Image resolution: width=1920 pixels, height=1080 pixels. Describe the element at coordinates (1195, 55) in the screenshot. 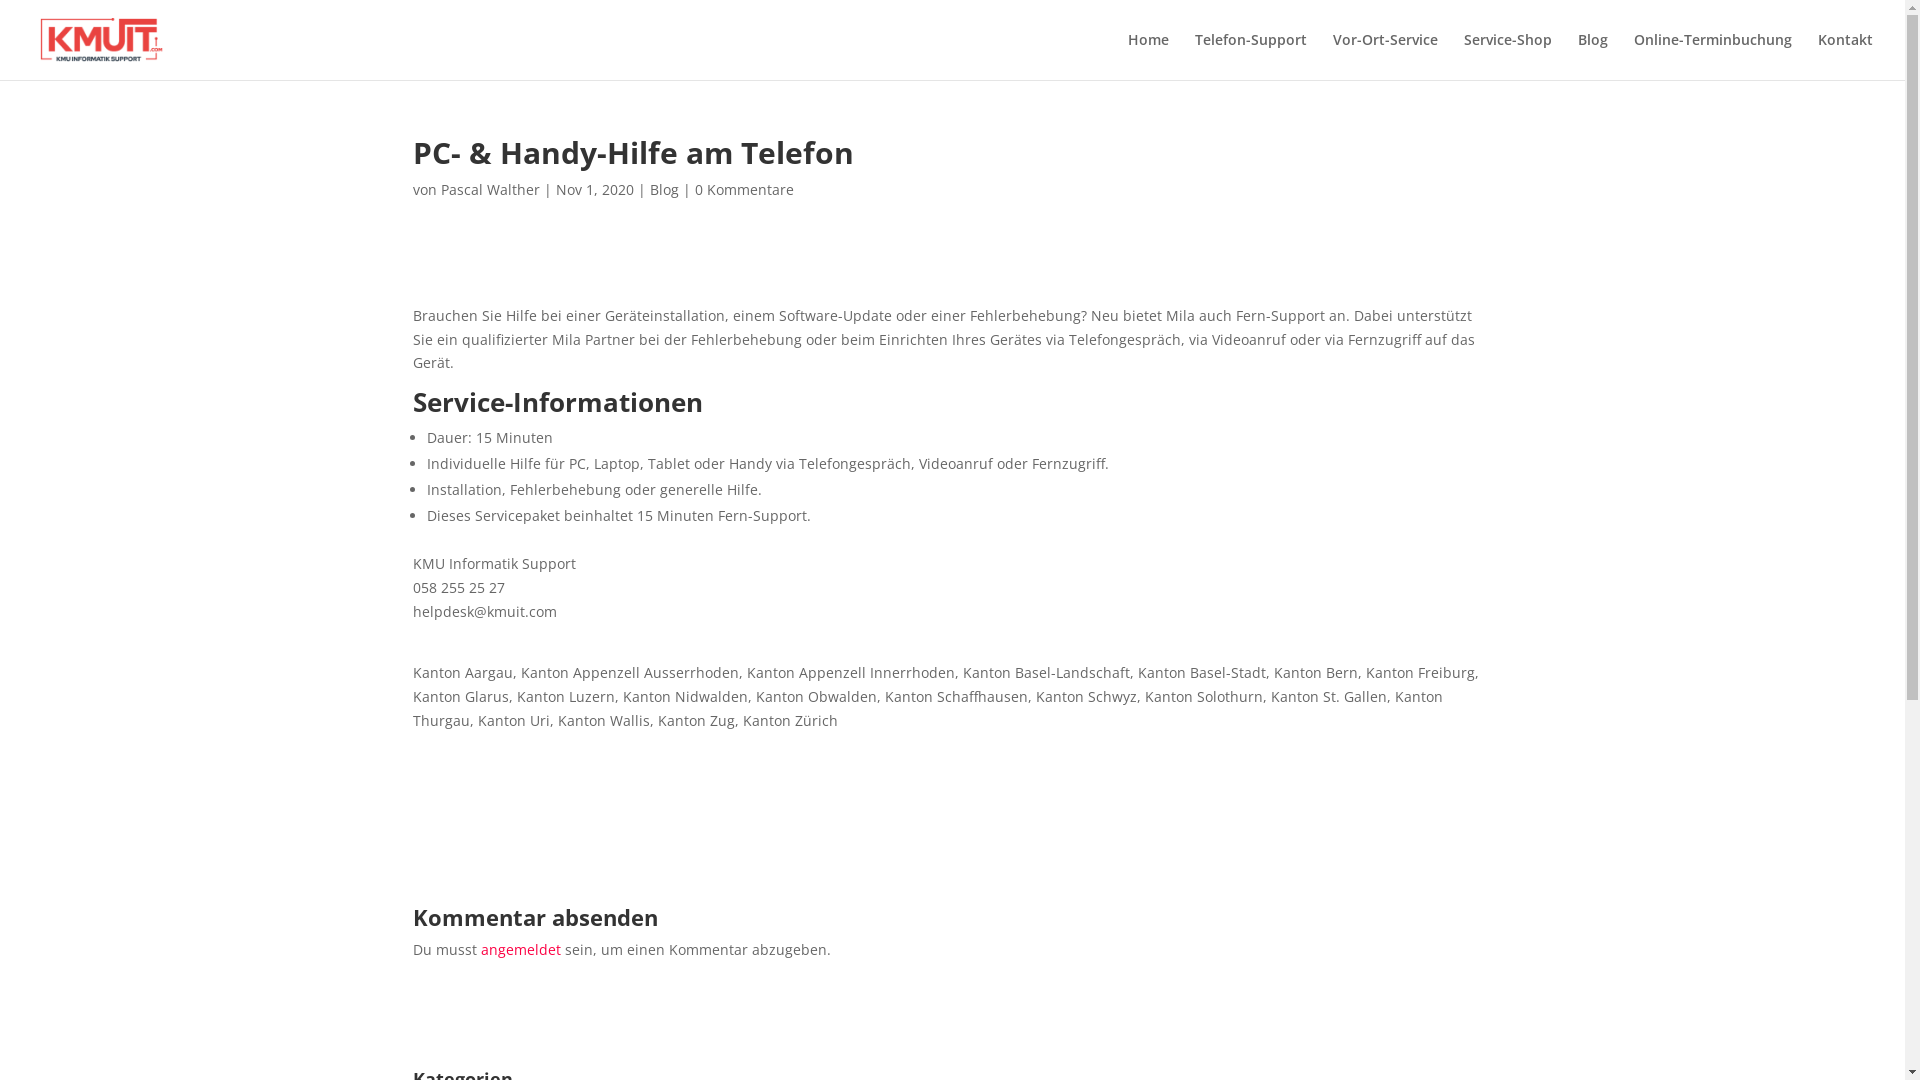

I see `'Telefon-Support'` at that location.